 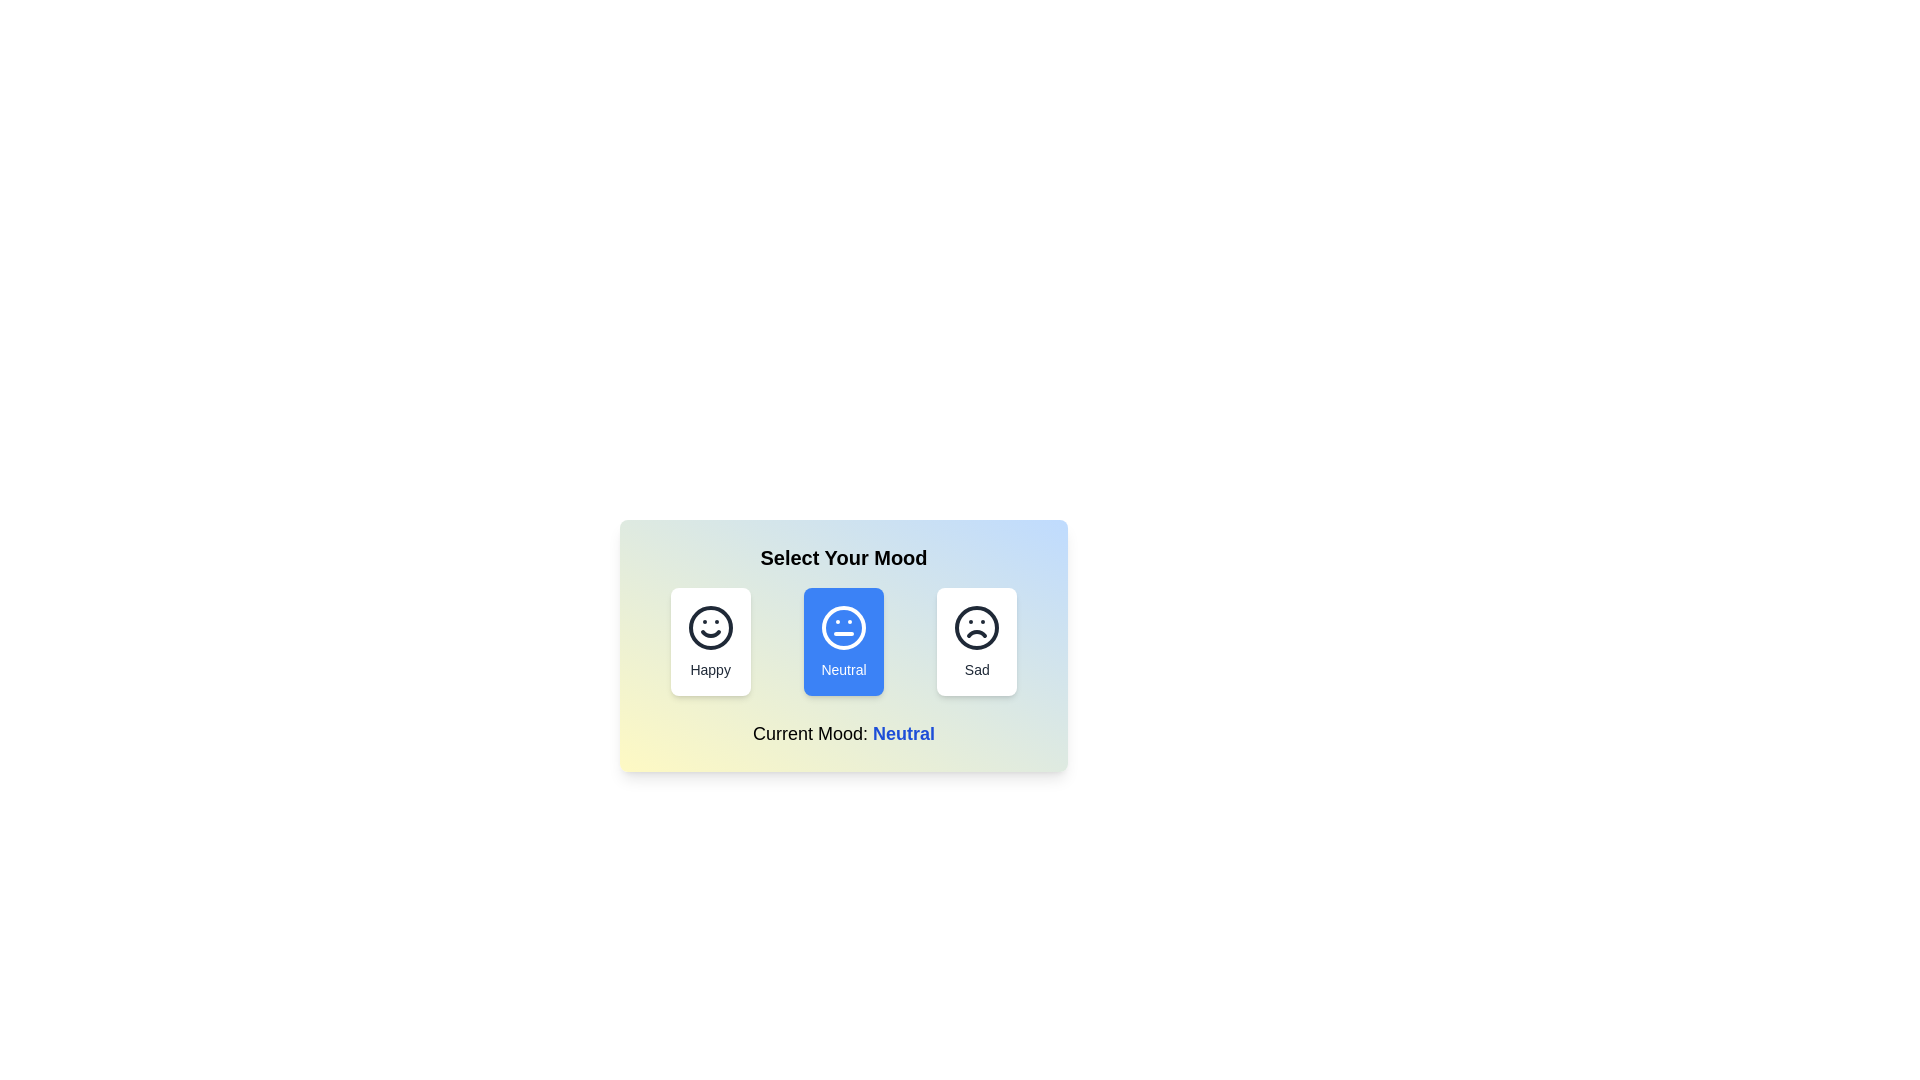 What do you see at coordinates (977, 641) in the screenshot?
I see `the mood button labeled Sad` at bounding box center [977, 641].